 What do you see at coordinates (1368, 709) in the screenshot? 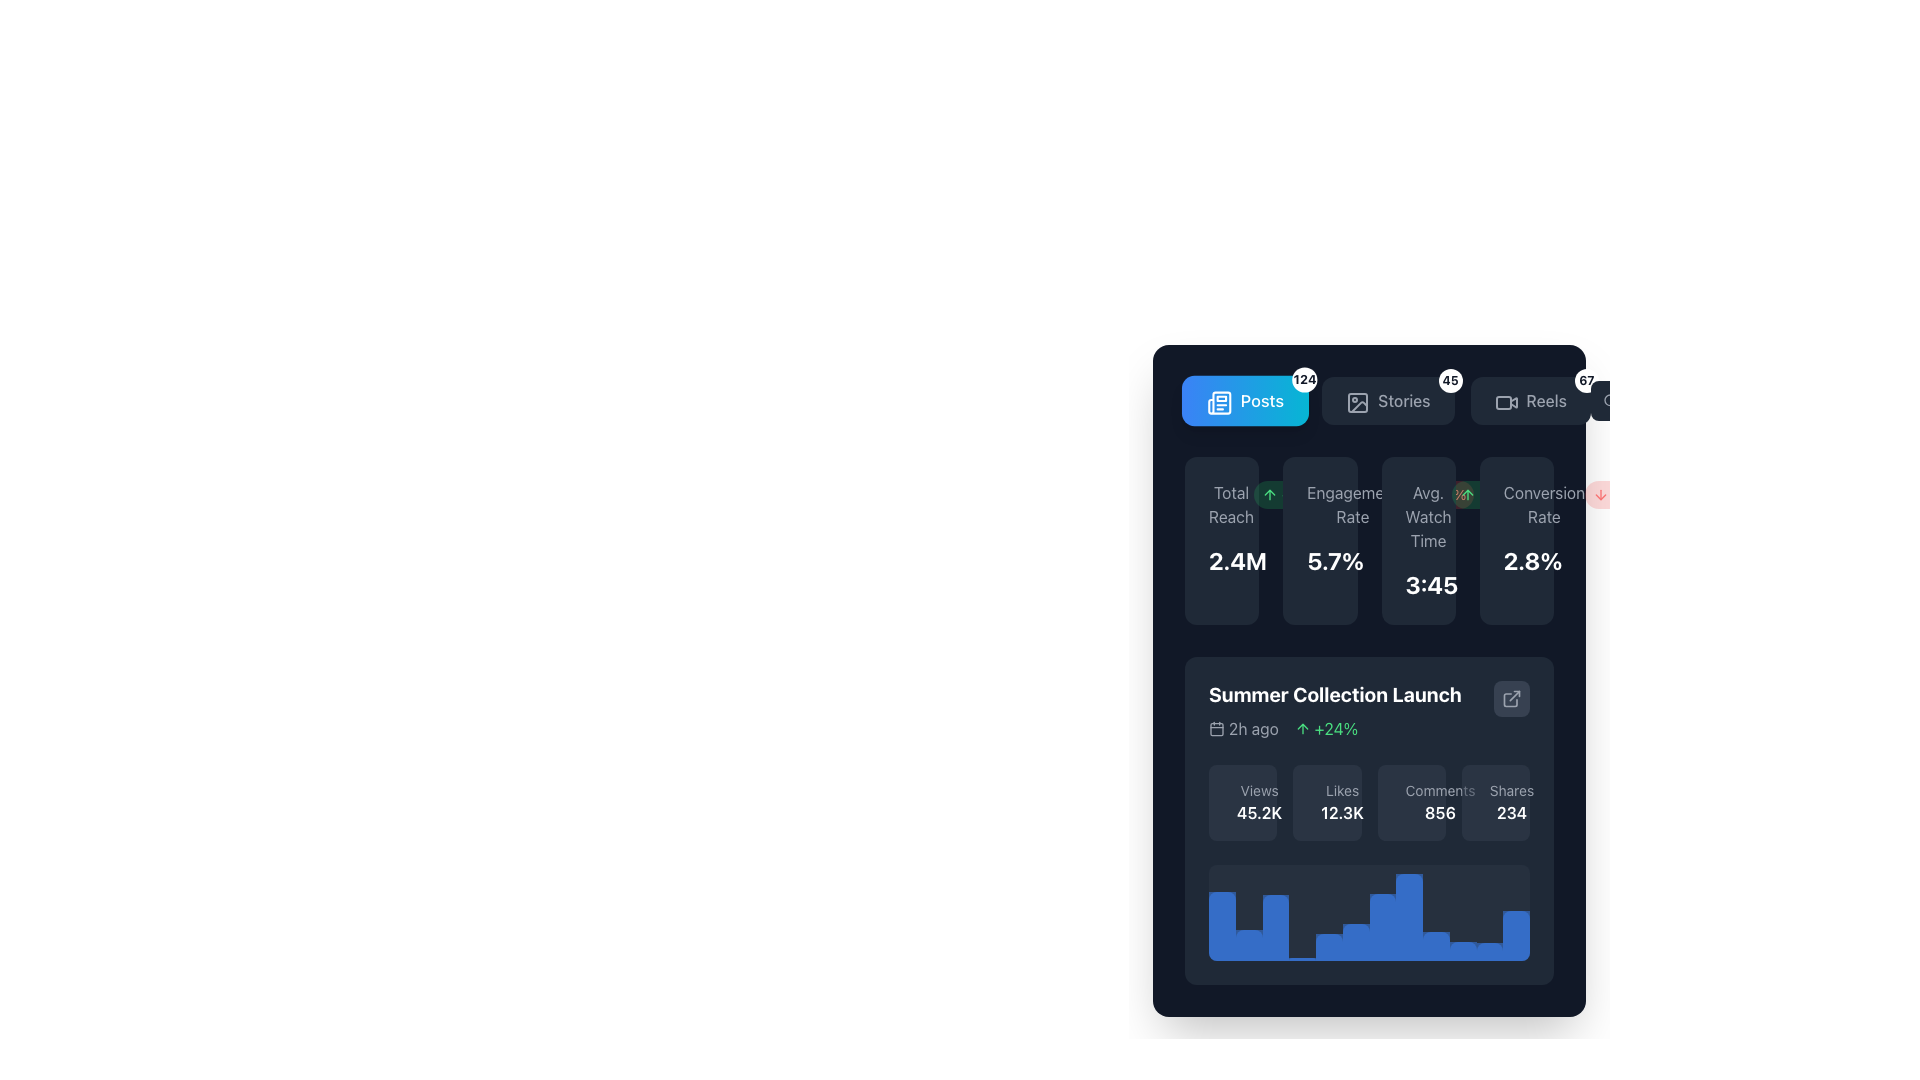
I see `the informational header title located at the top part of the card under the 'Posts' tab` at bounding box center [1368, 709].